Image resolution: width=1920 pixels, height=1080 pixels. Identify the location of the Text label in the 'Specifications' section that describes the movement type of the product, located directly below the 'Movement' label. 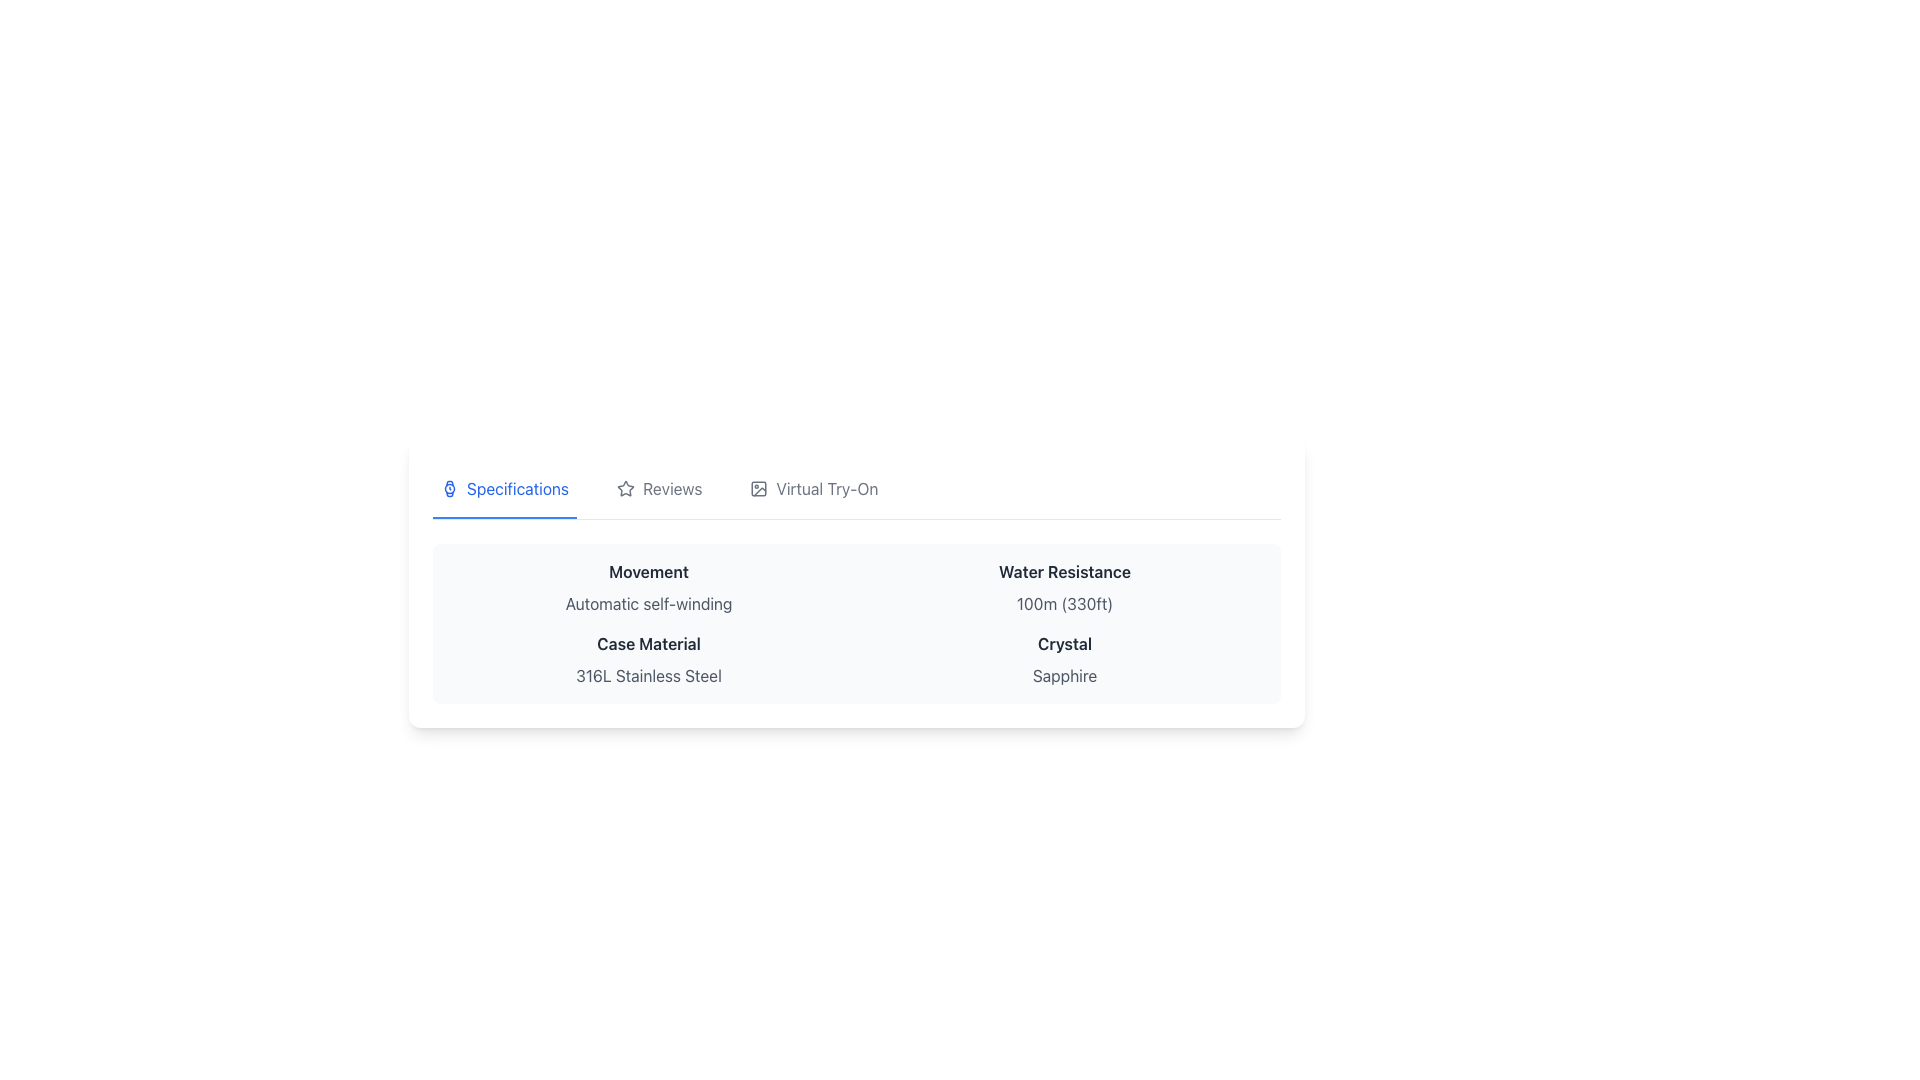
(648, 603).